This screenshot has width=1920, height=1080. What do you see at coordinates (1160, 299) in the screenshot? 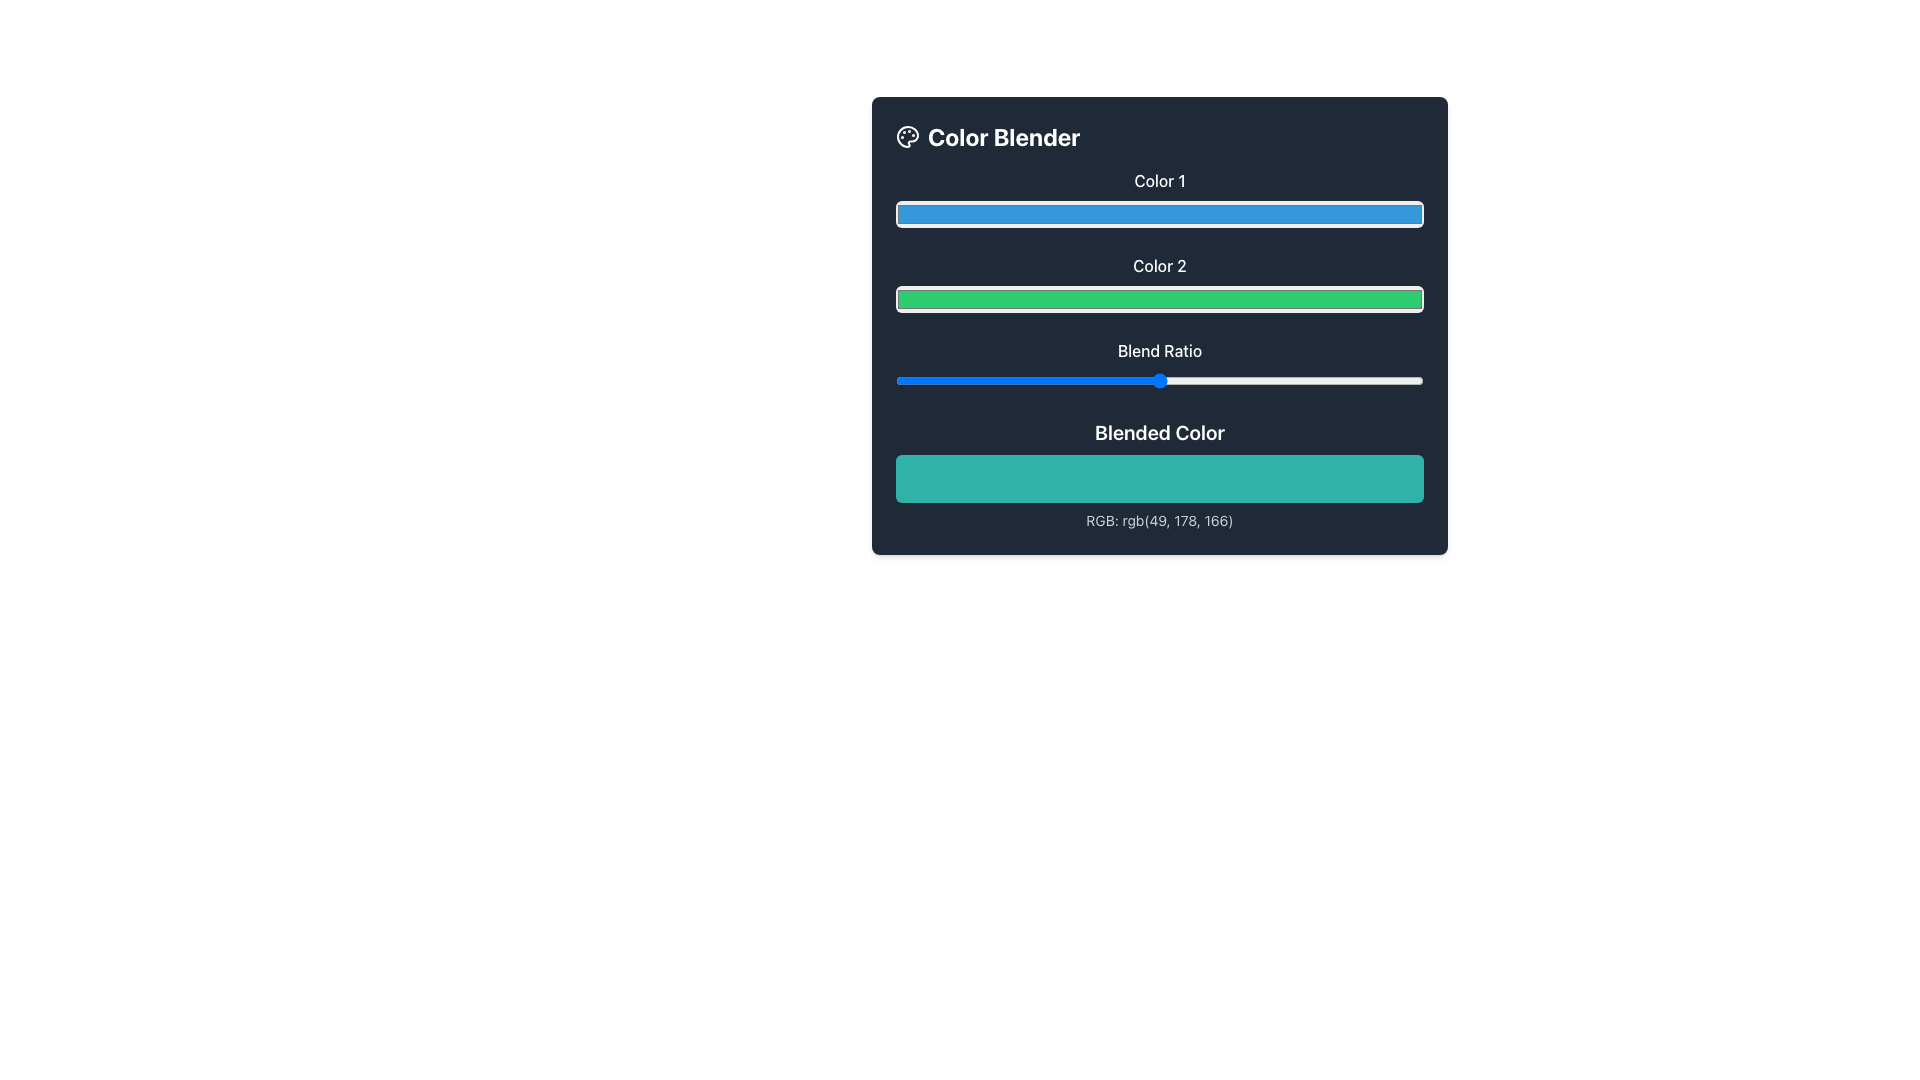
I see `the color picker on the color input field` at bounding box center [1160, 299].